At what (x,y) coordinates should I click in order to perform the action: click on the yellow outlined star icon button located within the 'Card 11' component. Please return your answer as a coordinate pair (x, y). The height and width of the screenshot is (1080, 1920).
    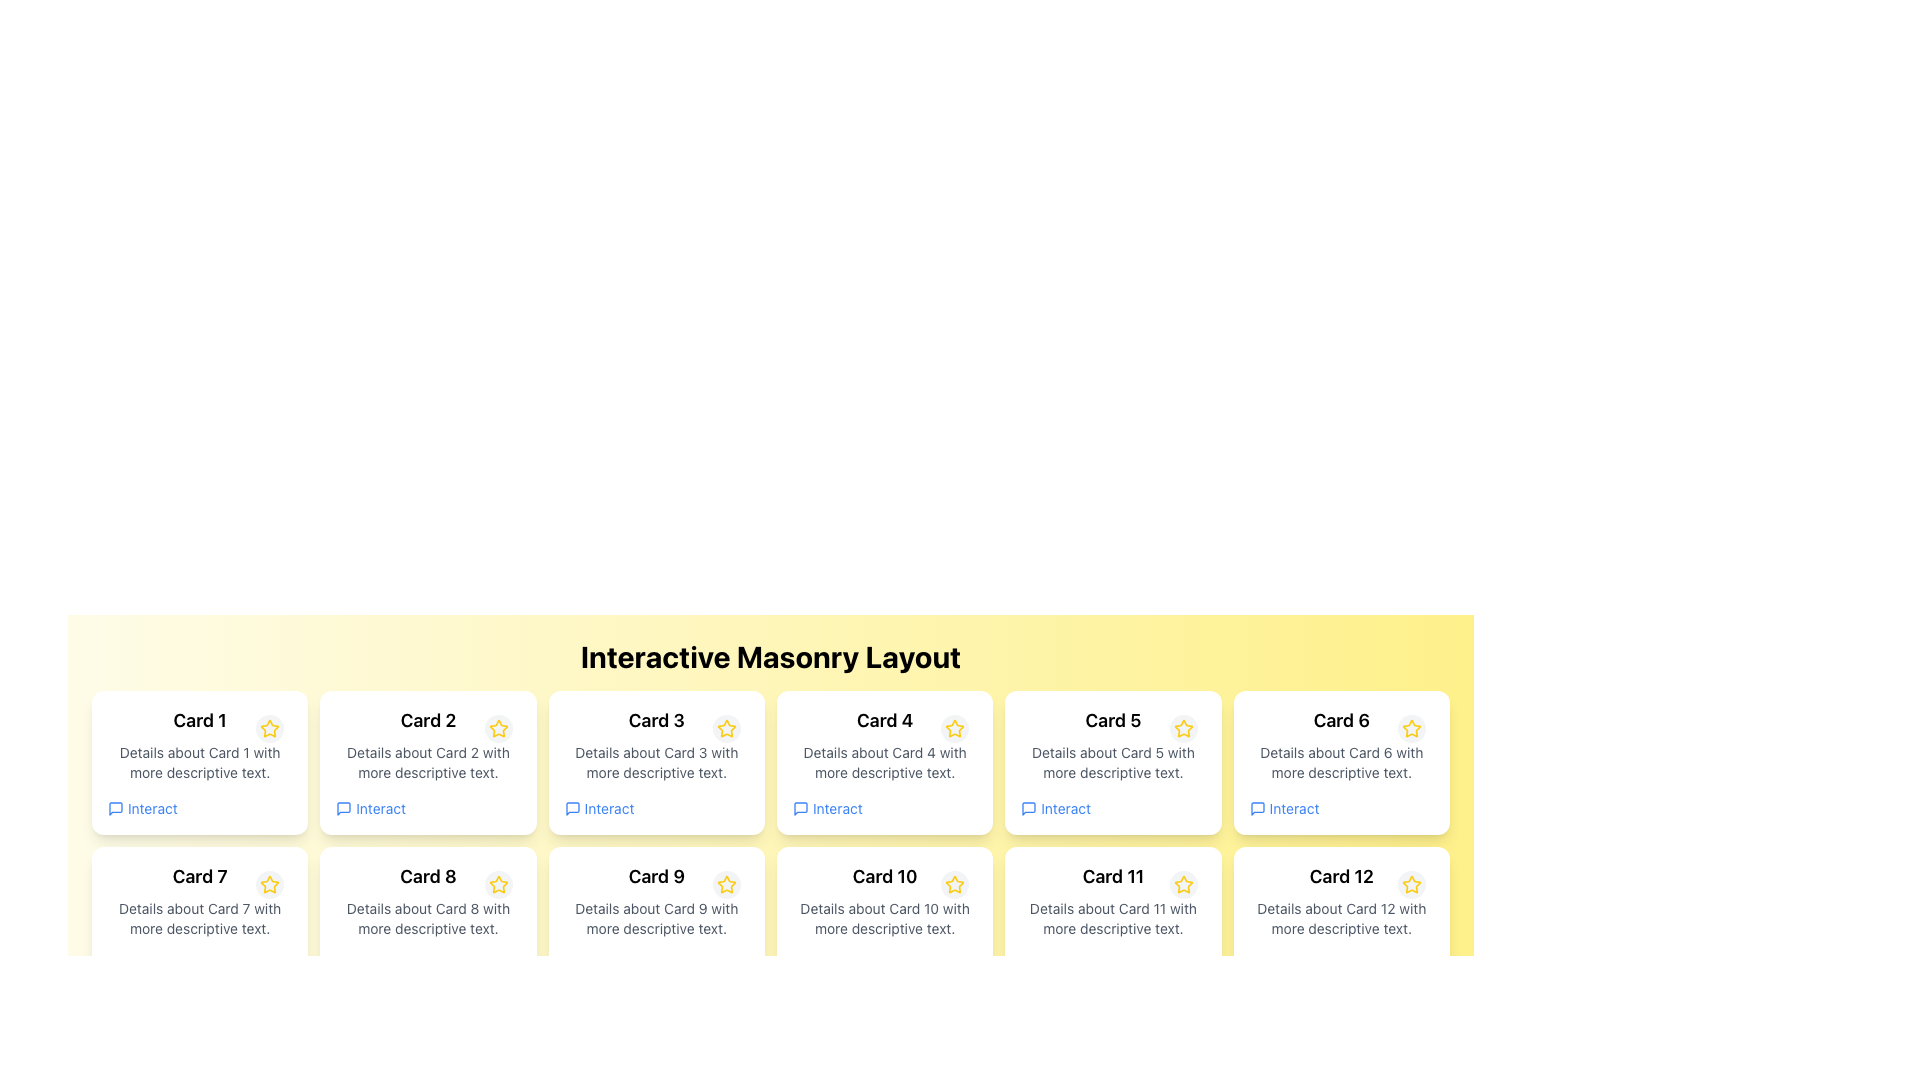
    Looking at the image, I should click on (1183, 883).